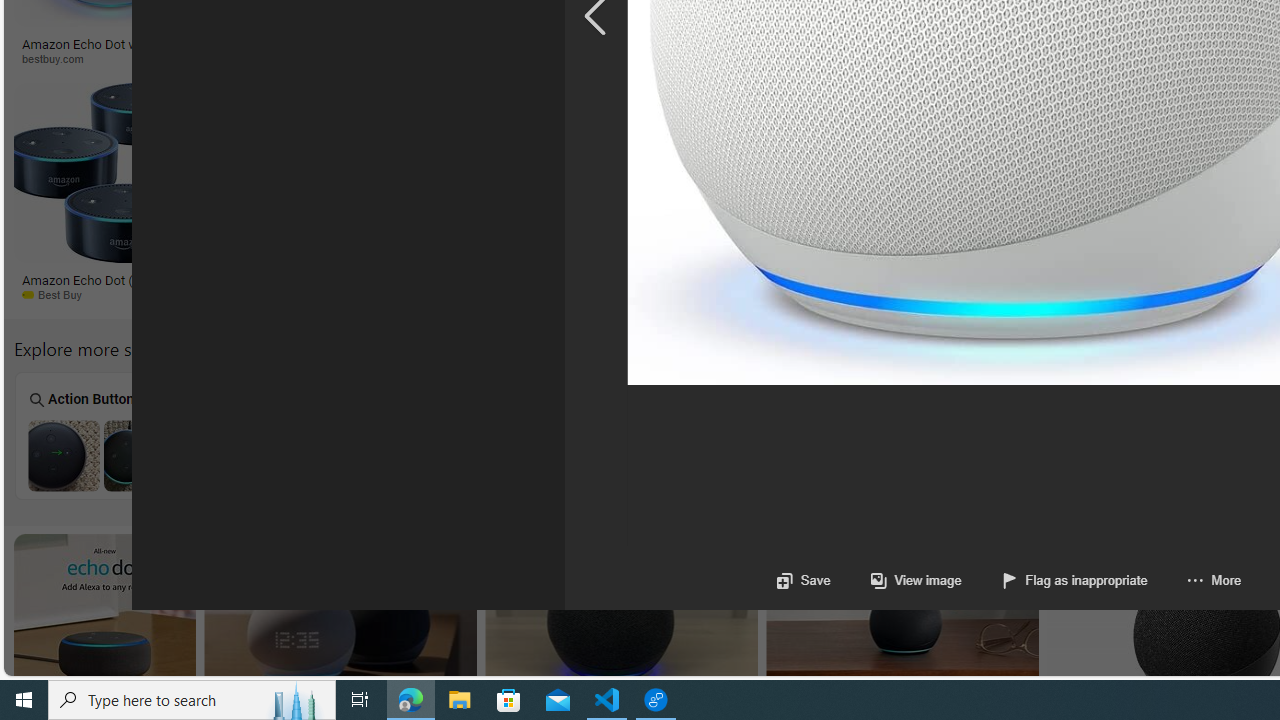  Describe the element at coordinates (803, 580) in the screenshot. I see `'Save'` at that location.